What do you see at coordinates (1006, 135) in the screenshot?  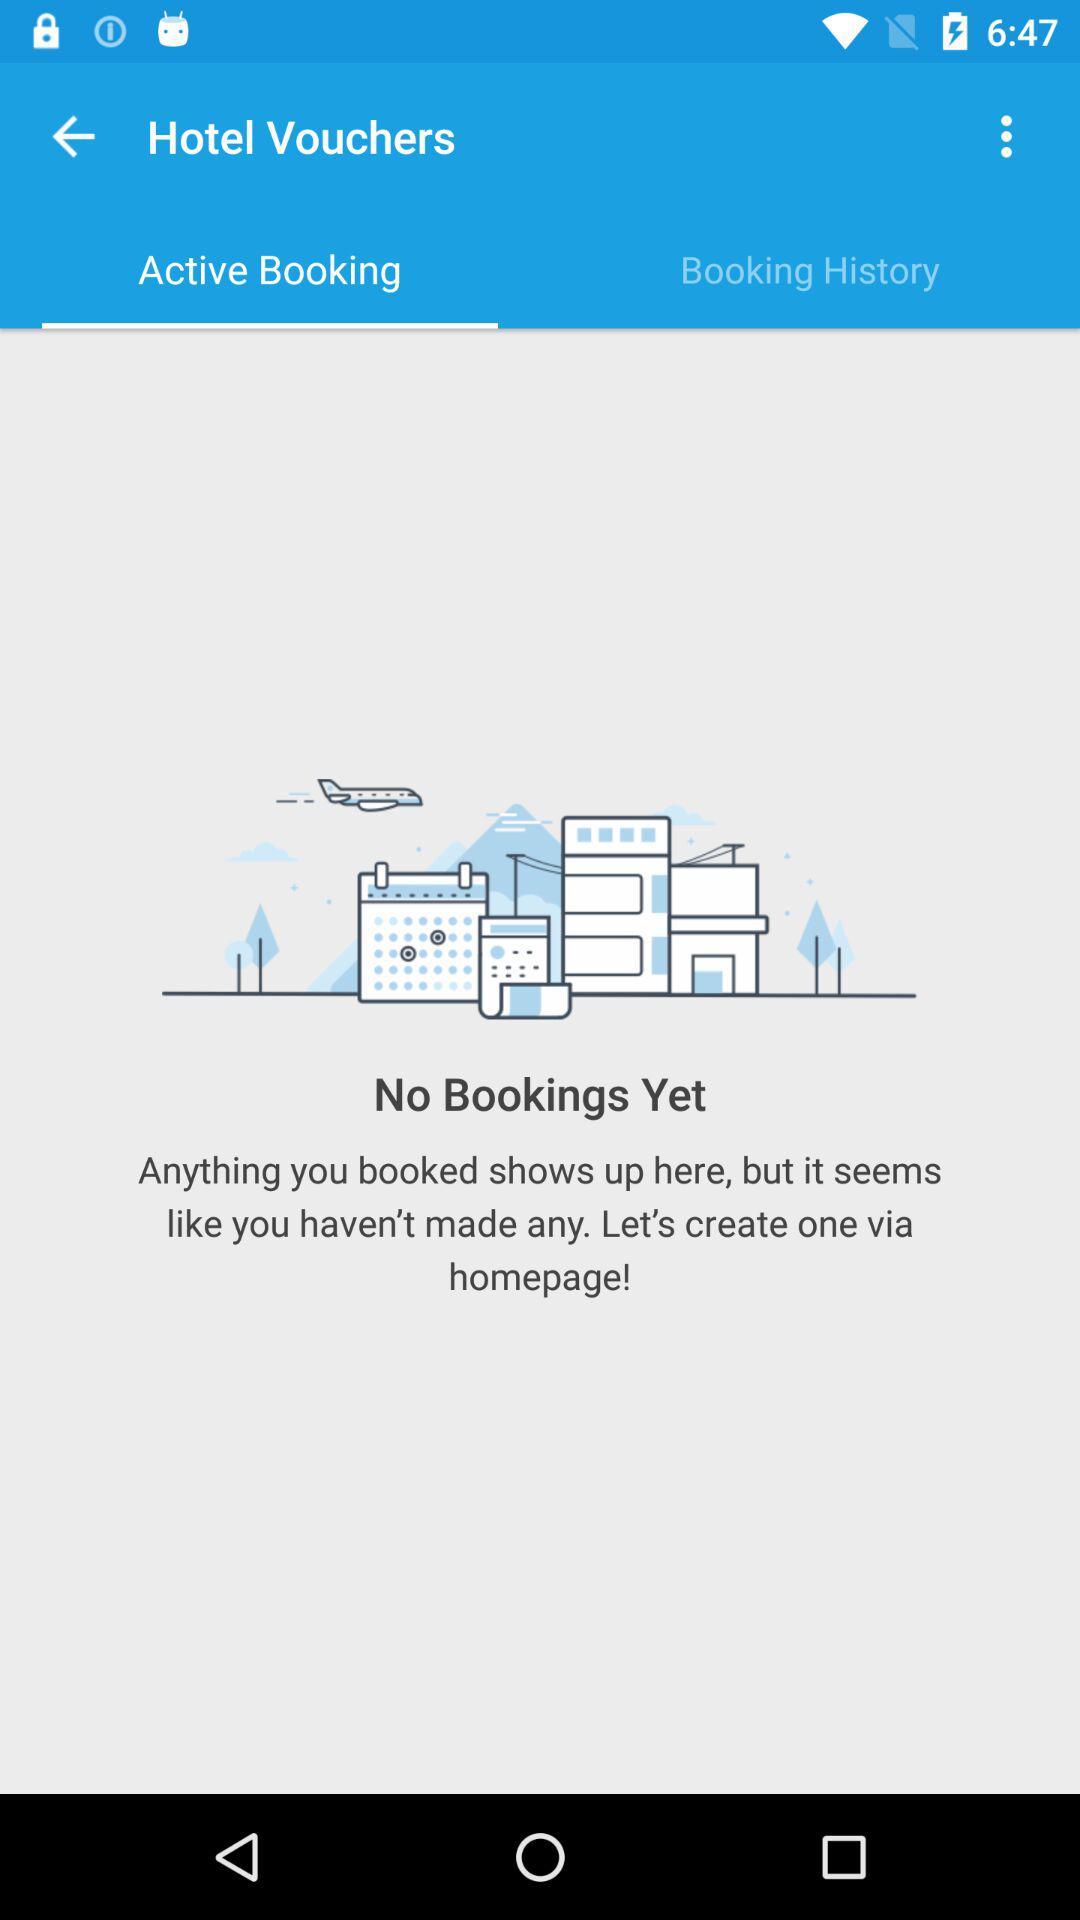 I see `menu` at bounding box center [1006, 135].